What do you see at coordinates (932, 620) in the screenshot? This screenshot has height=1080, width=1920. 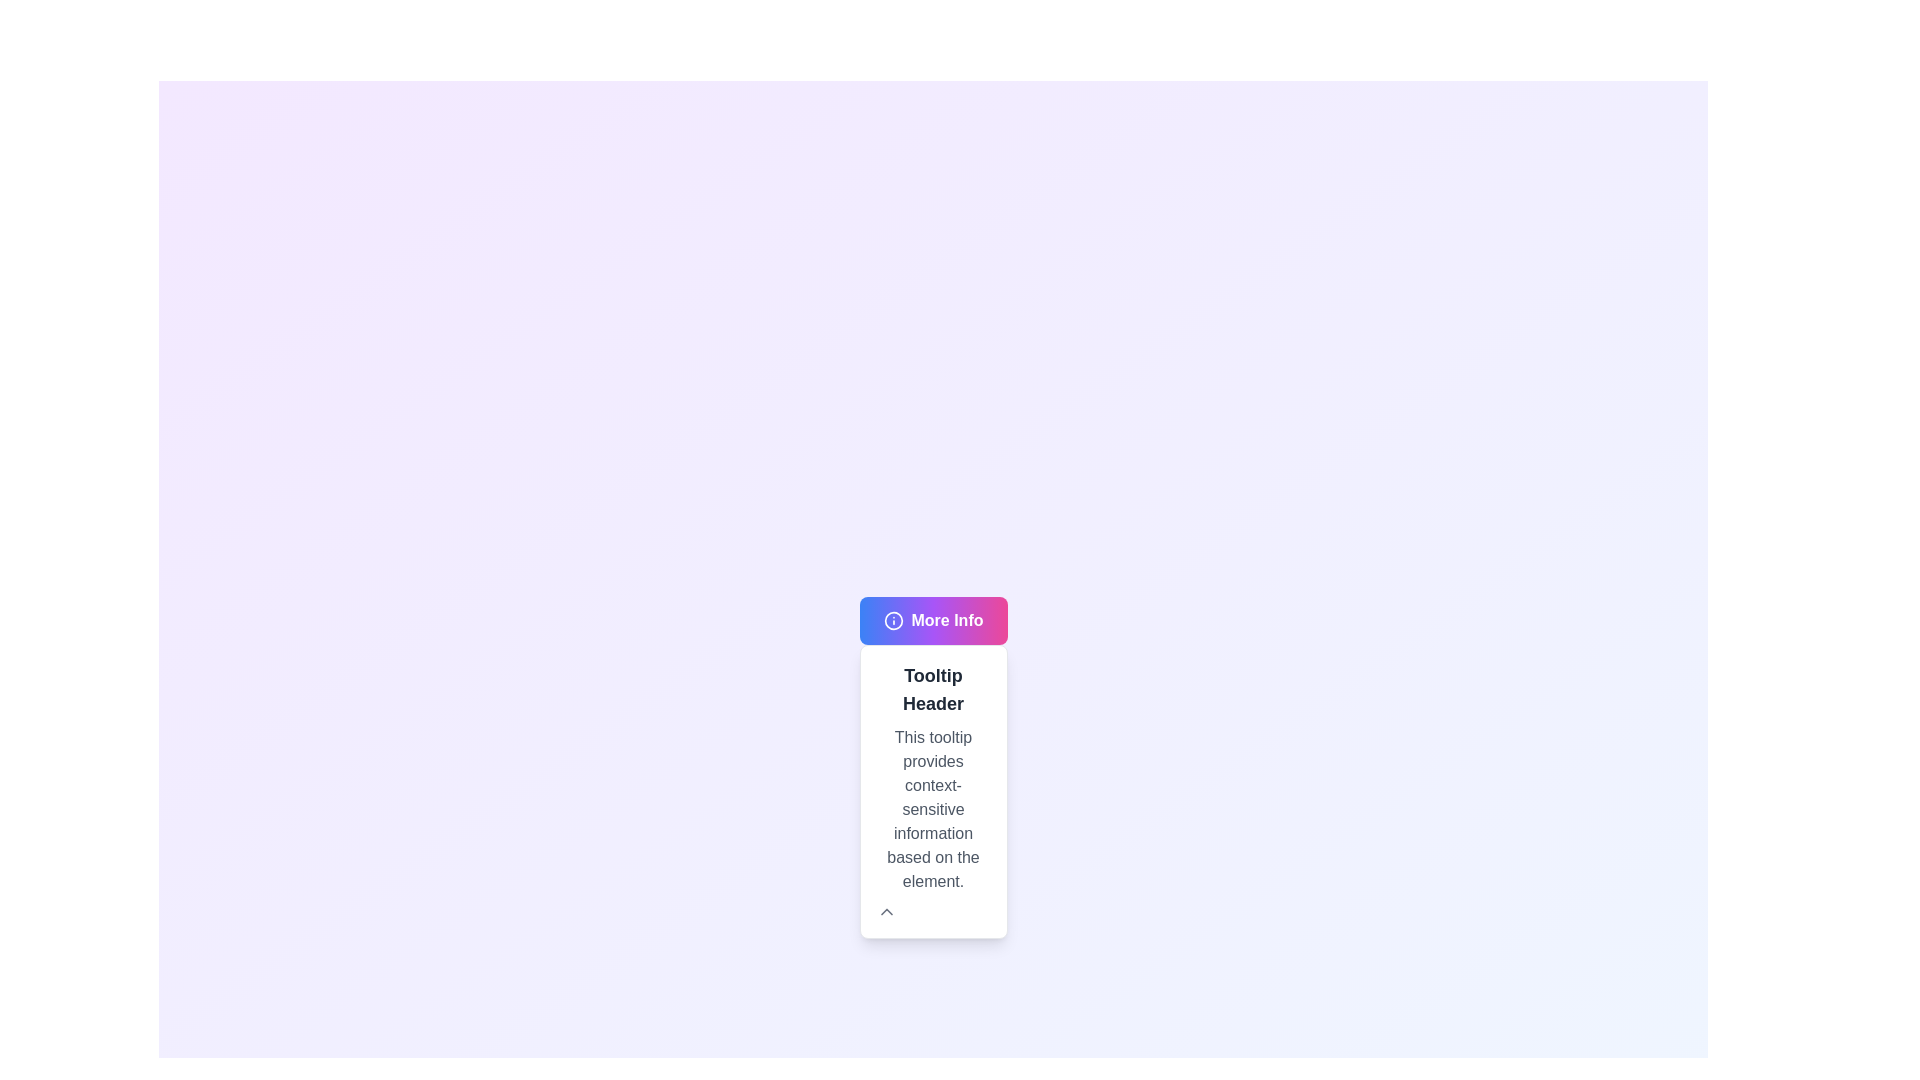 I see `the 'More Info' button` at bounding box center [932, 620].